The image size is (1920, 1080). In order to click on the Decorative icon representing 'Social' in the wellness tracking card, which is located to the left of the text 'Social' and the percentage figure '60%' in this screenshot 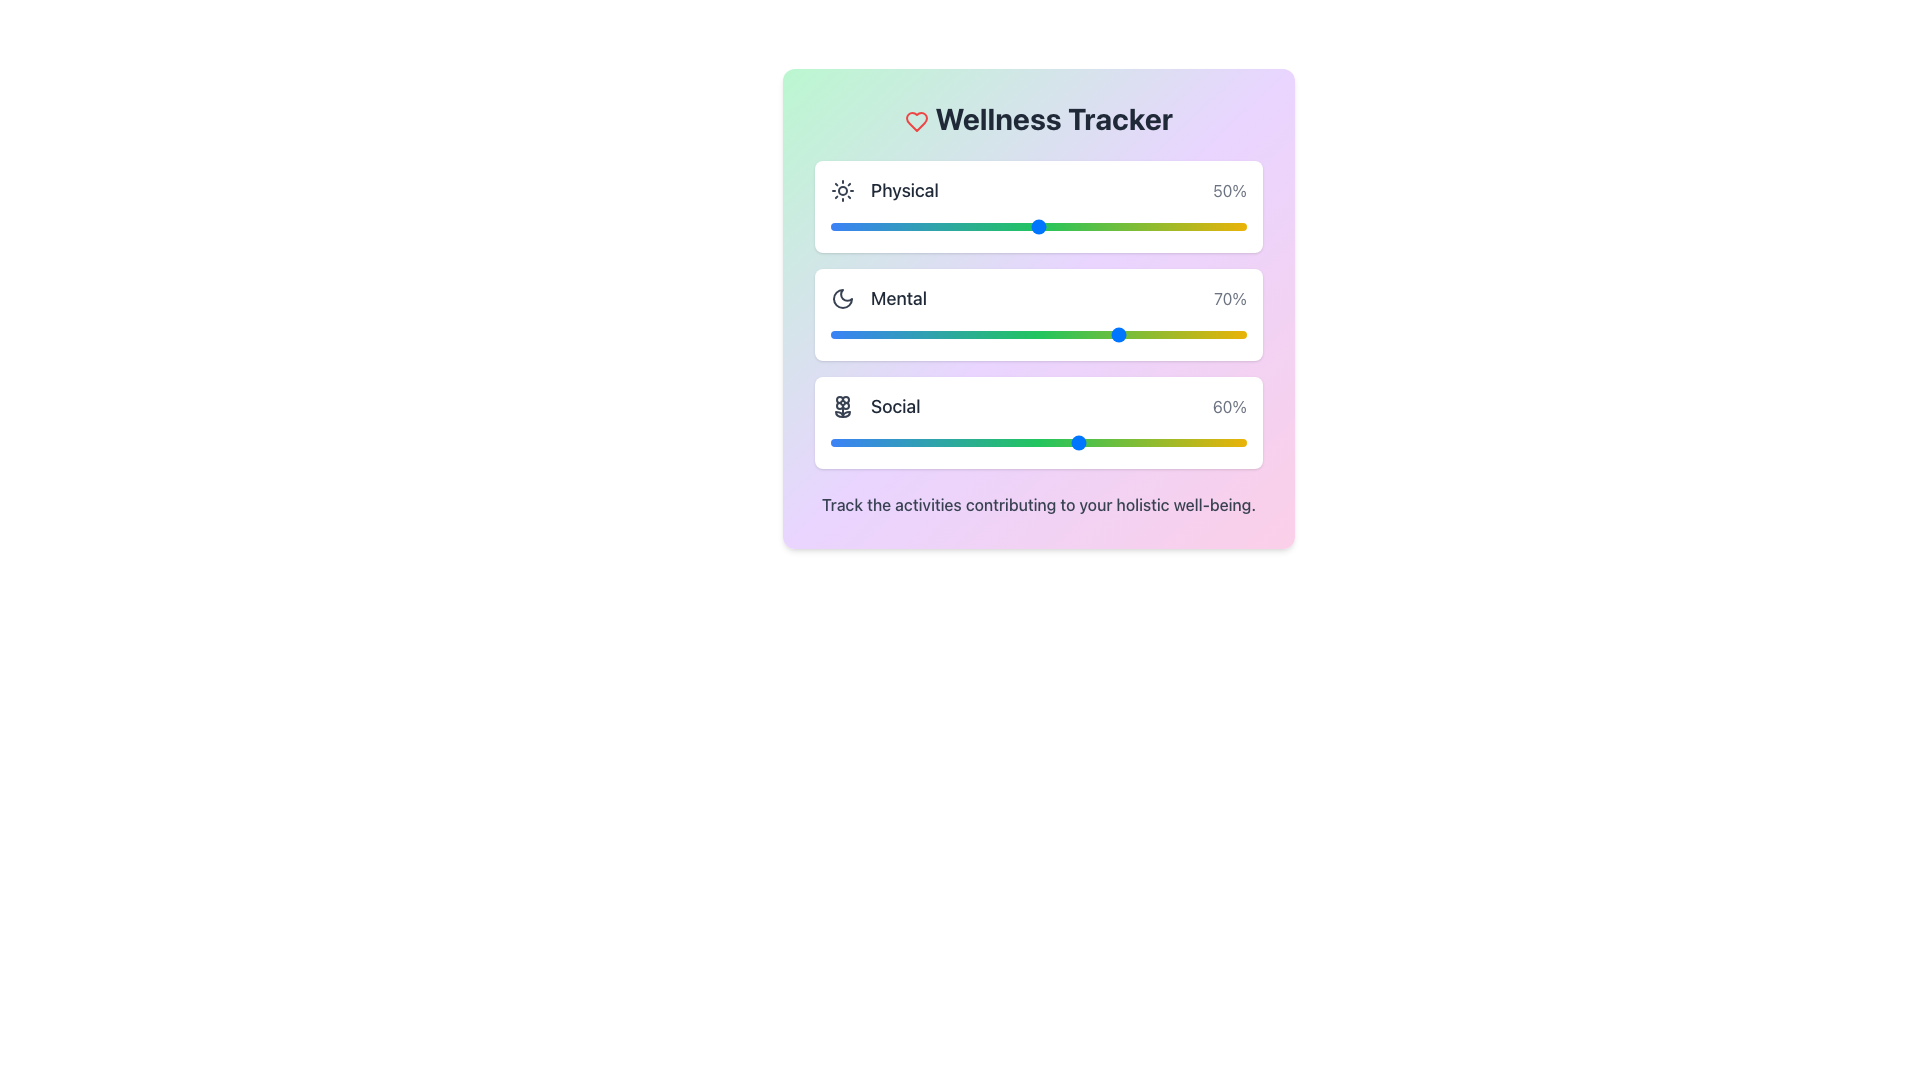, I will do `click(843, 406)`.